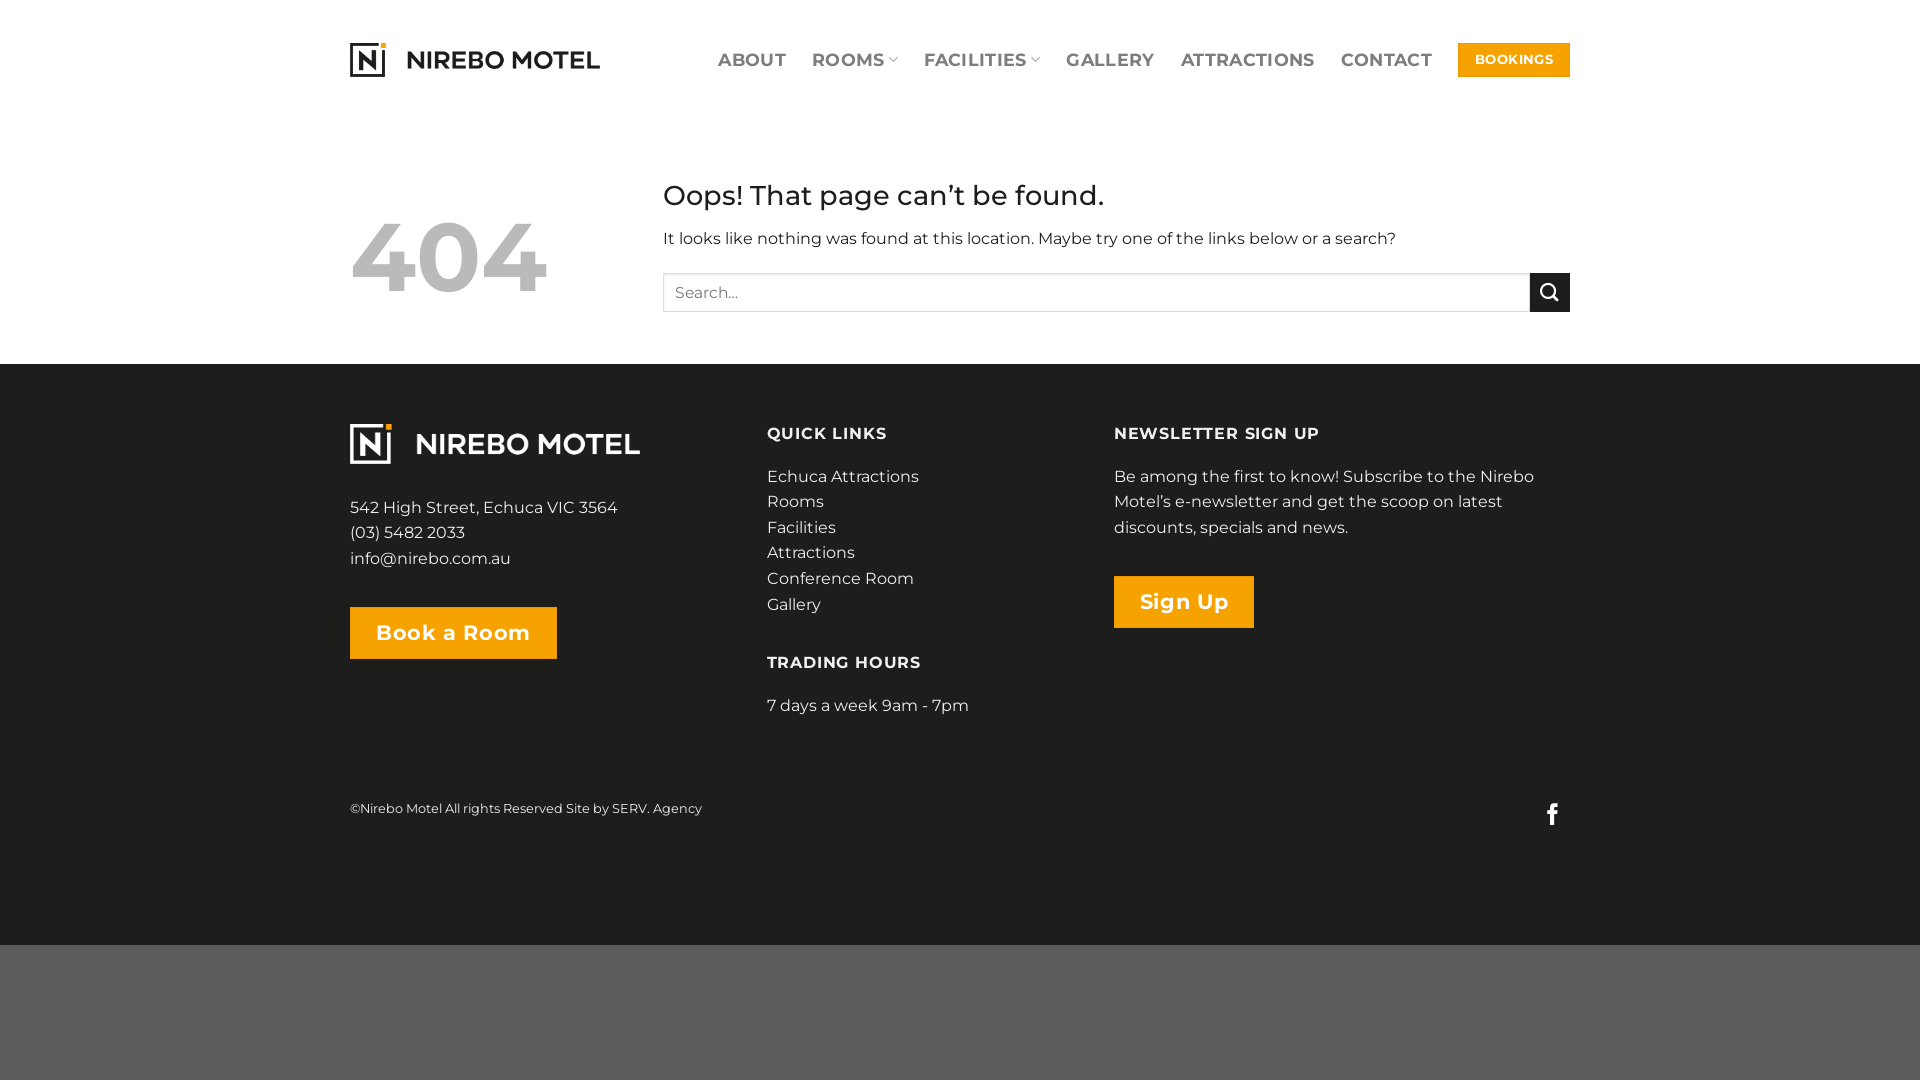  Describe the element at coordinates (1385, 59) in the screenshot. I see `'CONTACT'` at that location.